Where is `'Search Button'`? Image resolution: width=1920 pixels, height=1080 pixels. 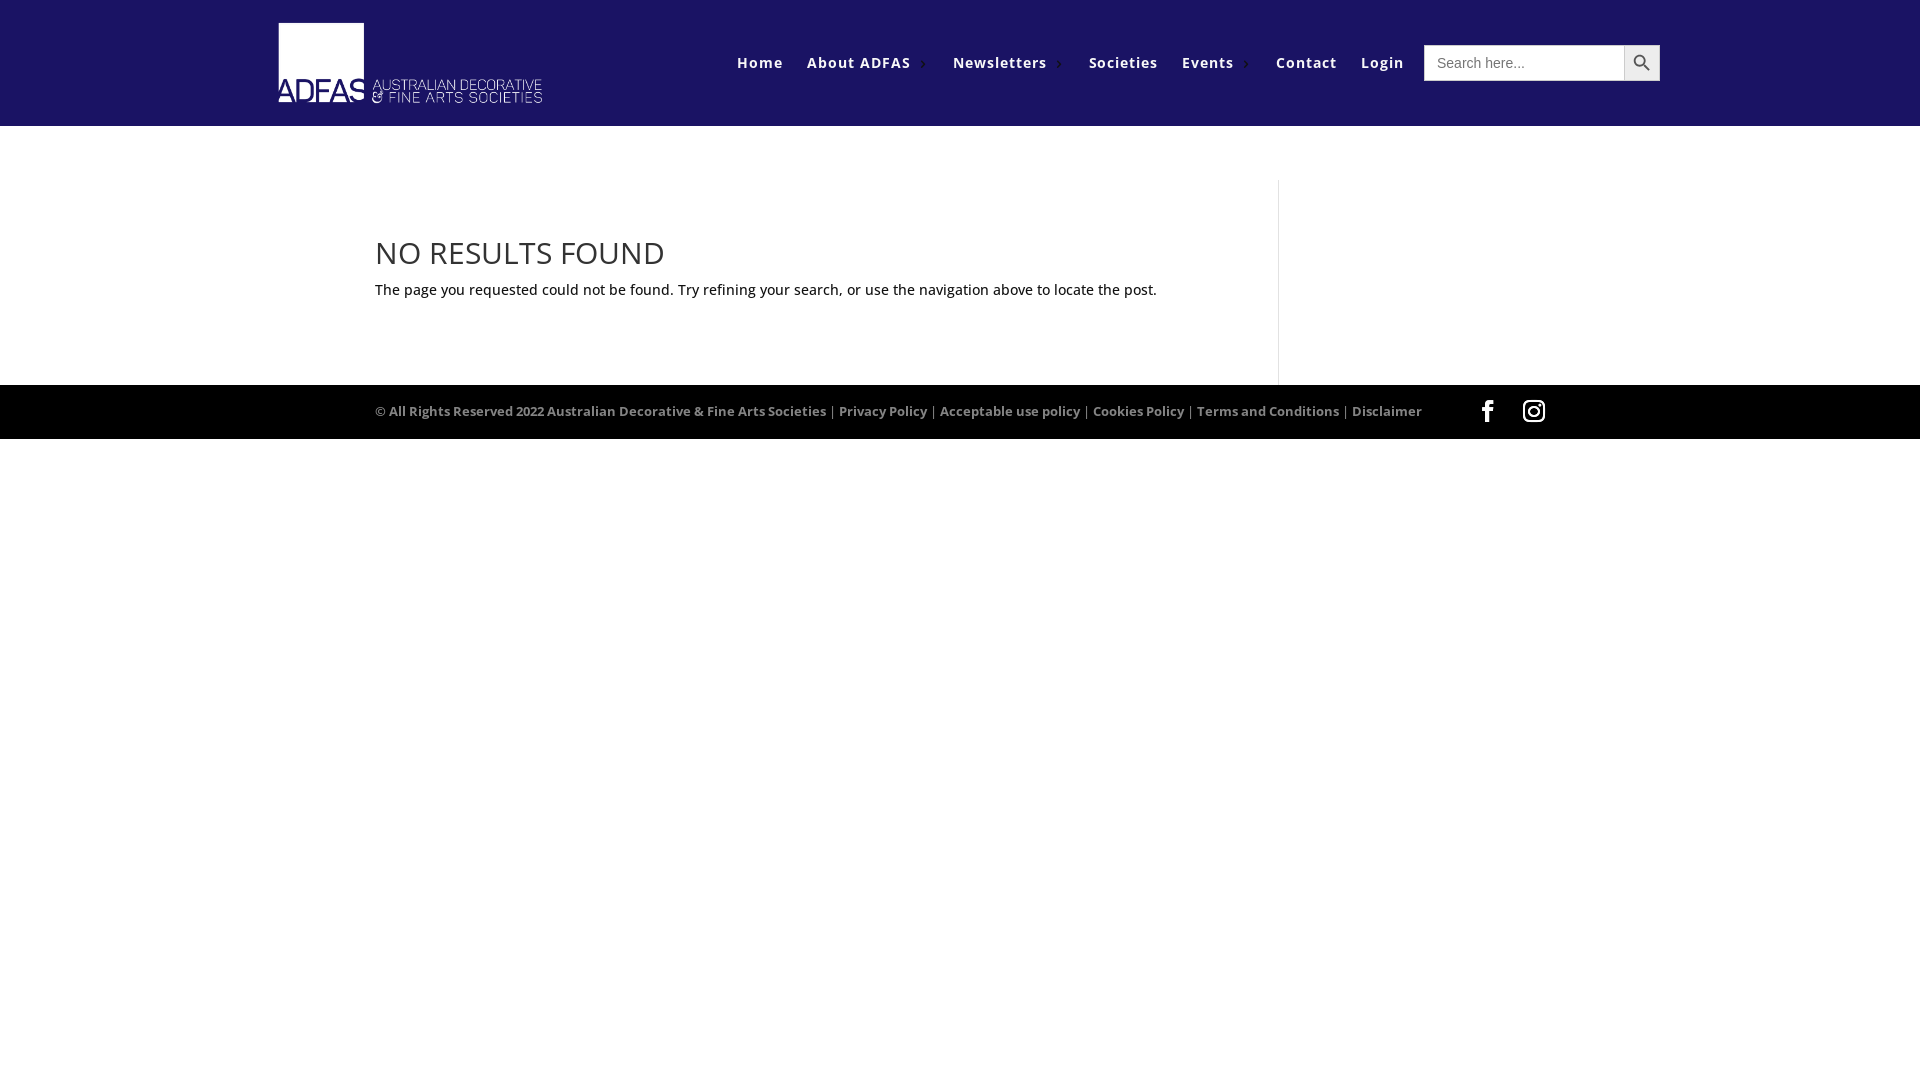 'Search Button' is located at coordinates (1623, 61).